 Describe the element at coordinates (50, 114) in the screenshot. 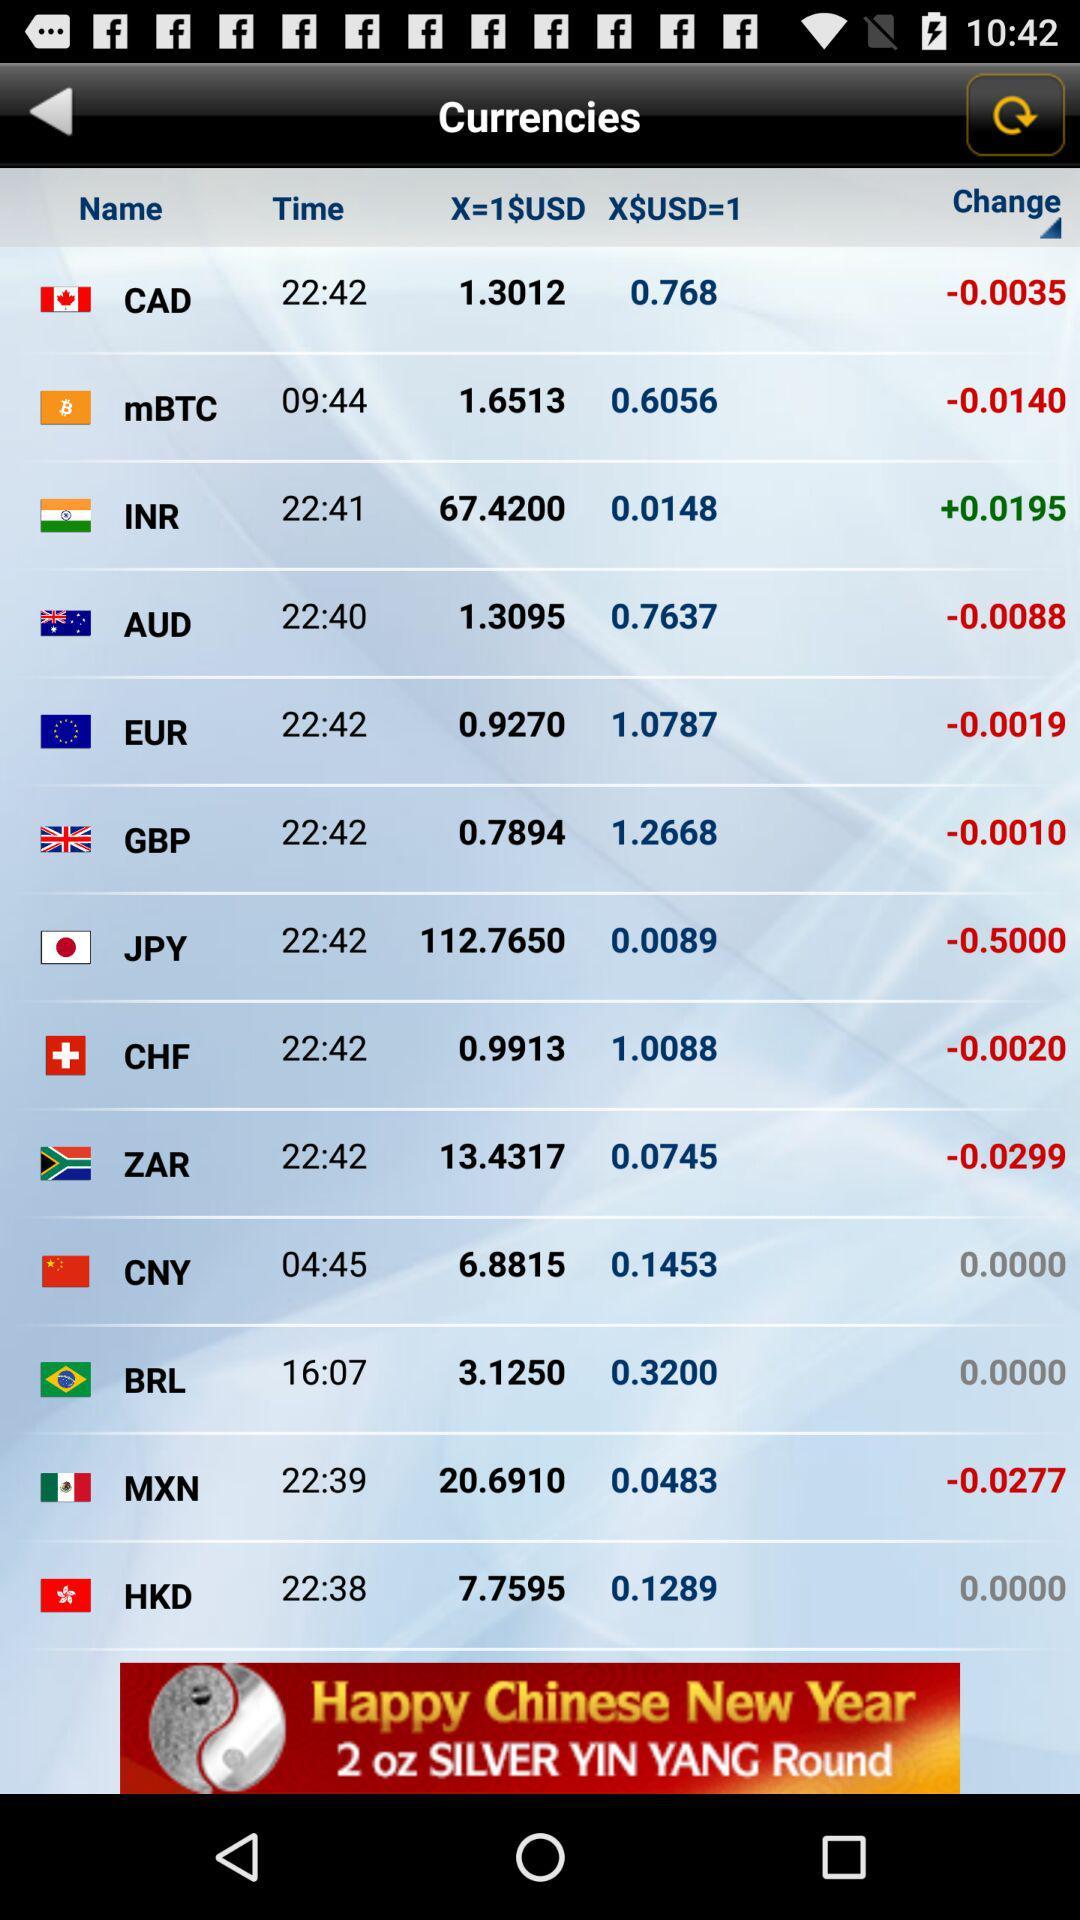

I see `play` at that location.